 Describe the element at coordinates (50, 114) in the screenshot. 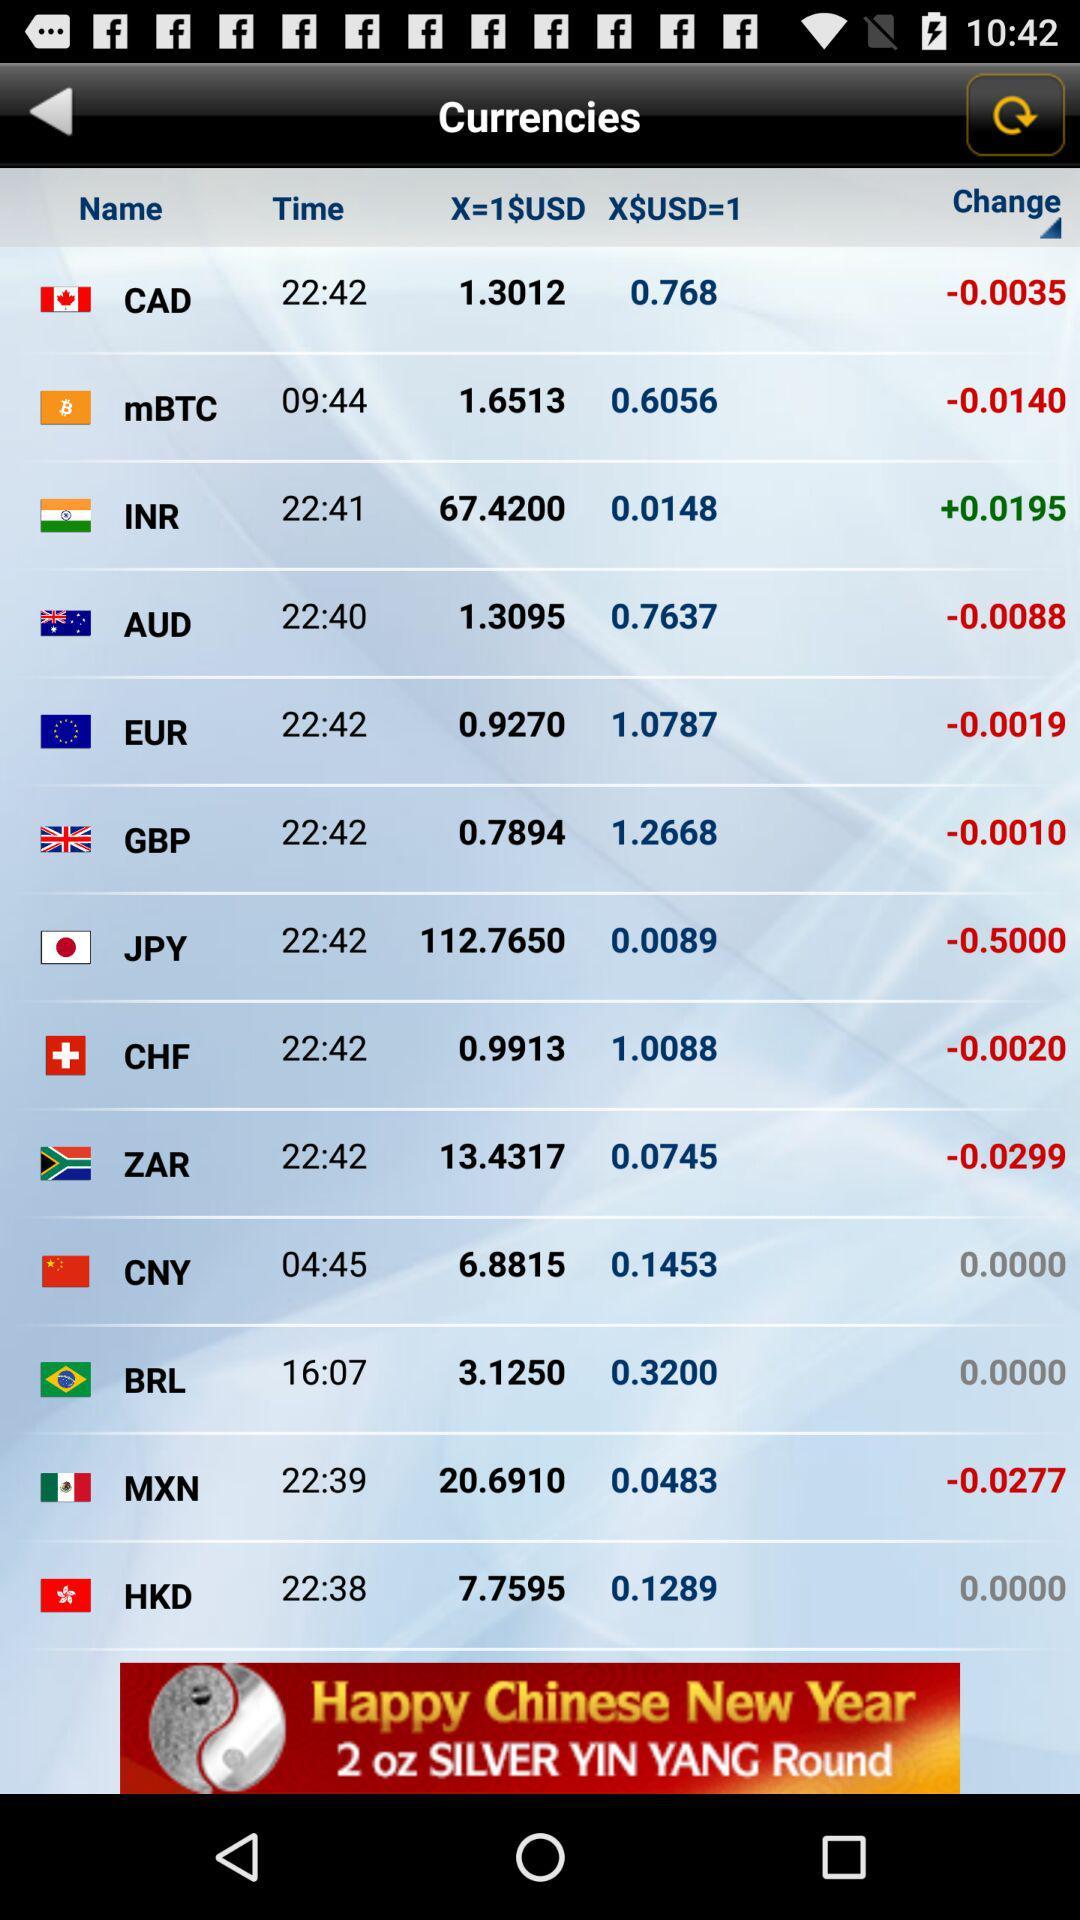

I see `play` at that location.